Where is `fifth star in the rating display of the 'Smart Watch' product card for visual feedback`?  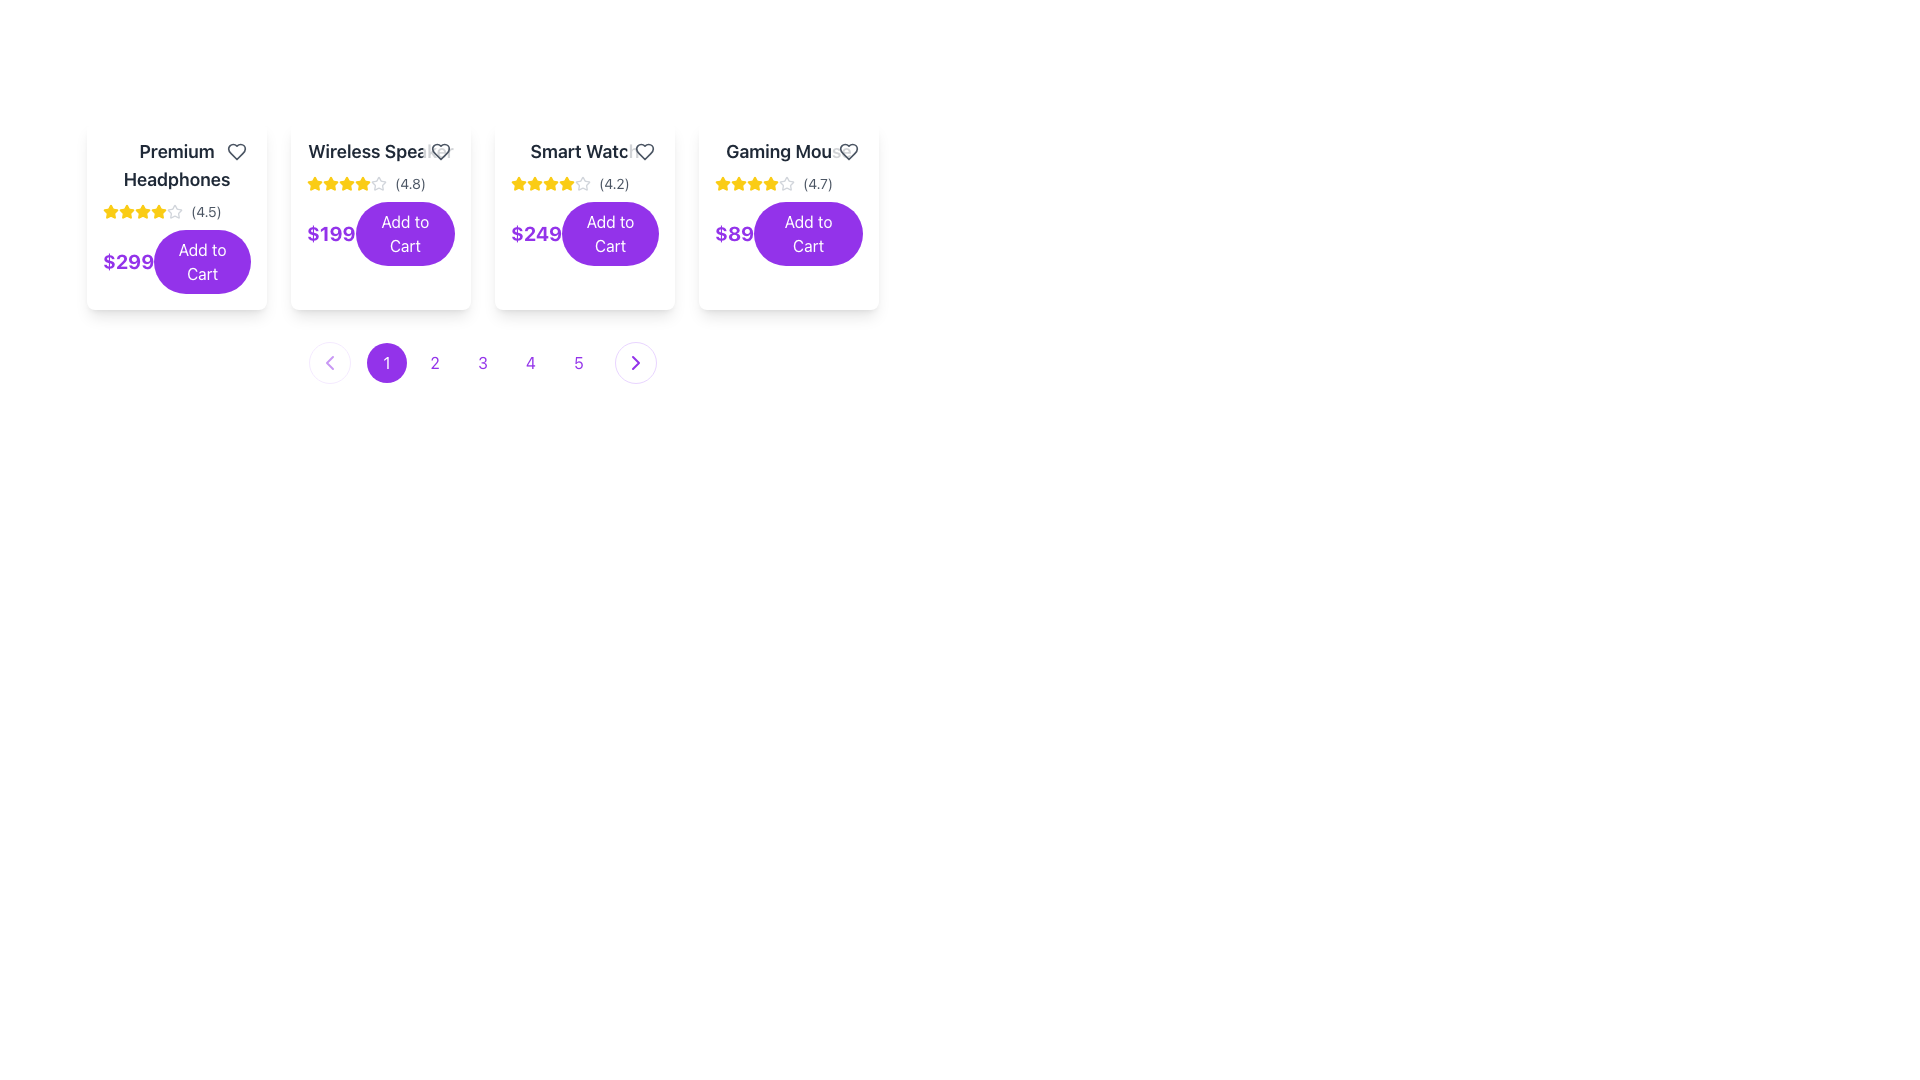 fifth star in the rating display of the 'Smart Watch' product card for visual feedback is located at coordinates (565, 184).